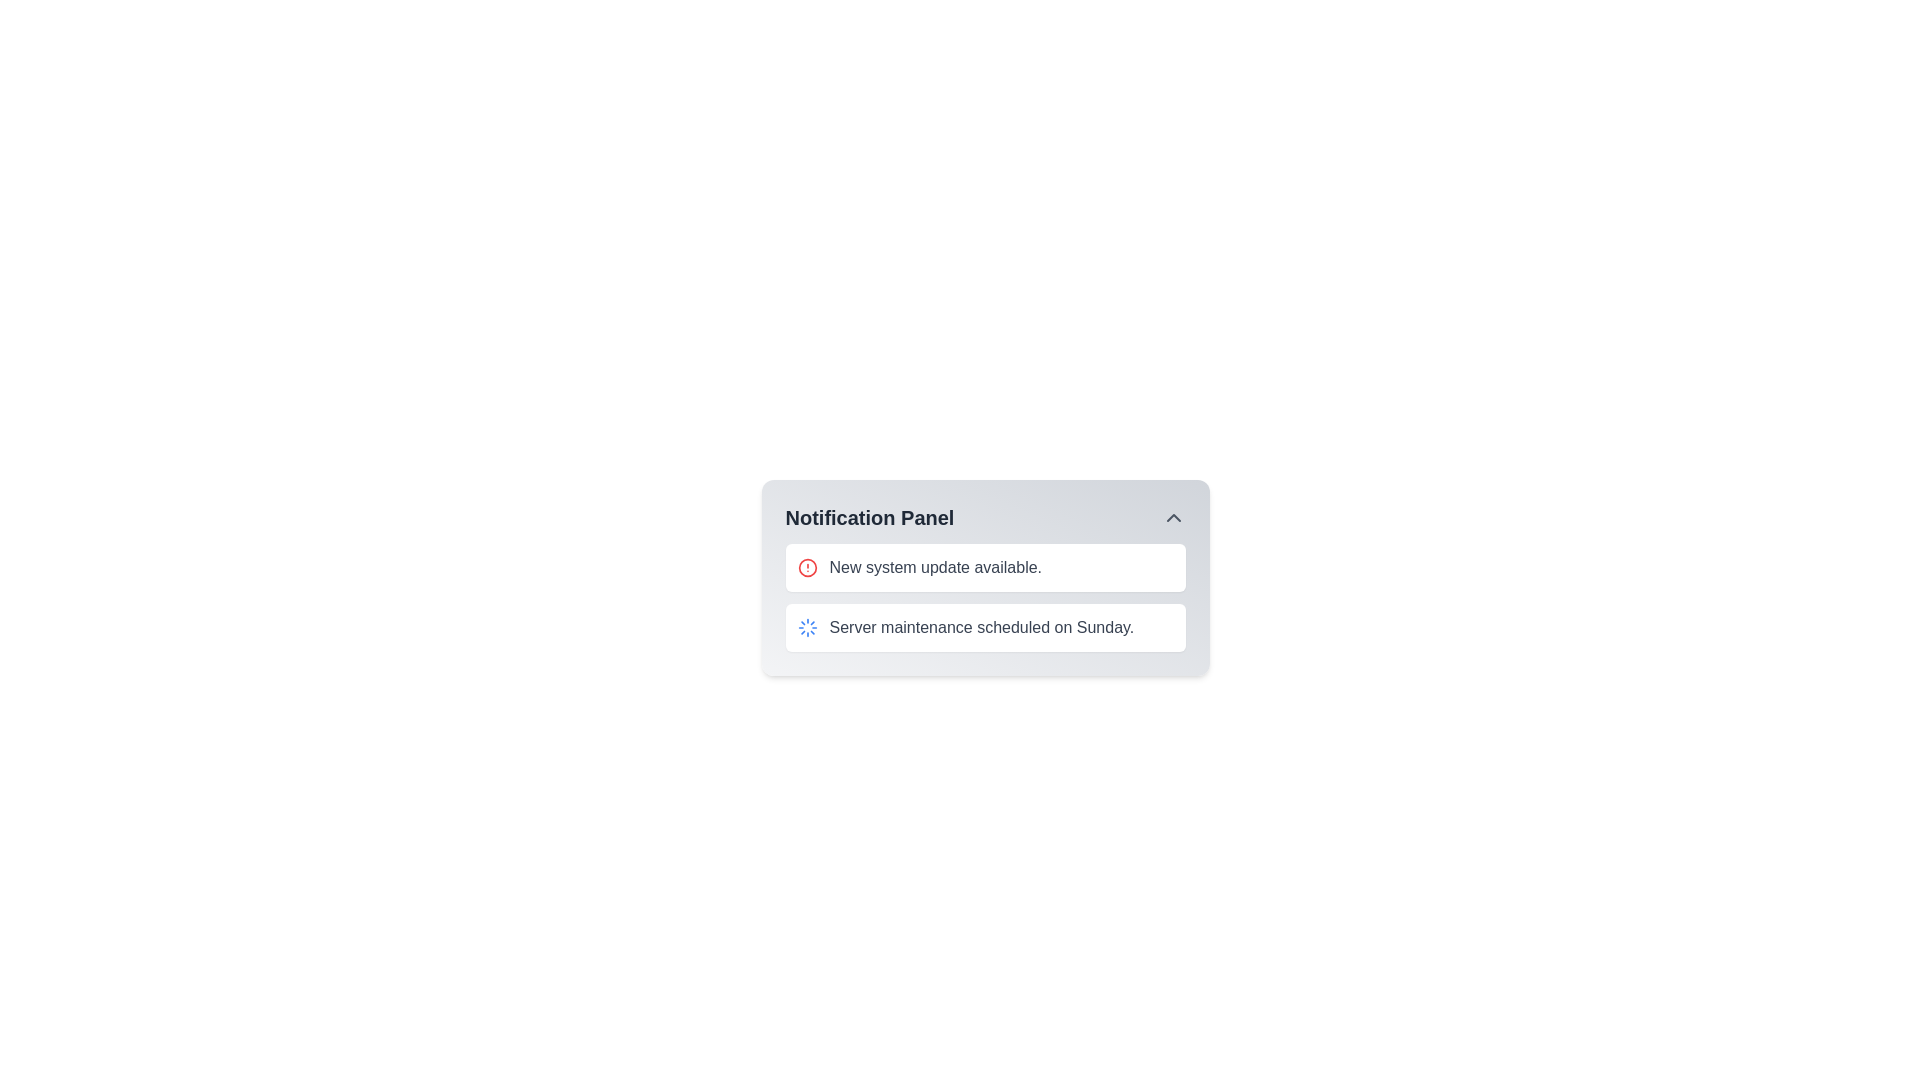  I want to click on the notification list containing two notifications, one with a red alert icon and the text 'New system update available.' and another with a blue spinner icon and the text 'Server maintenance scheduled on Sunday.' for further actions or, so click(985, 596).